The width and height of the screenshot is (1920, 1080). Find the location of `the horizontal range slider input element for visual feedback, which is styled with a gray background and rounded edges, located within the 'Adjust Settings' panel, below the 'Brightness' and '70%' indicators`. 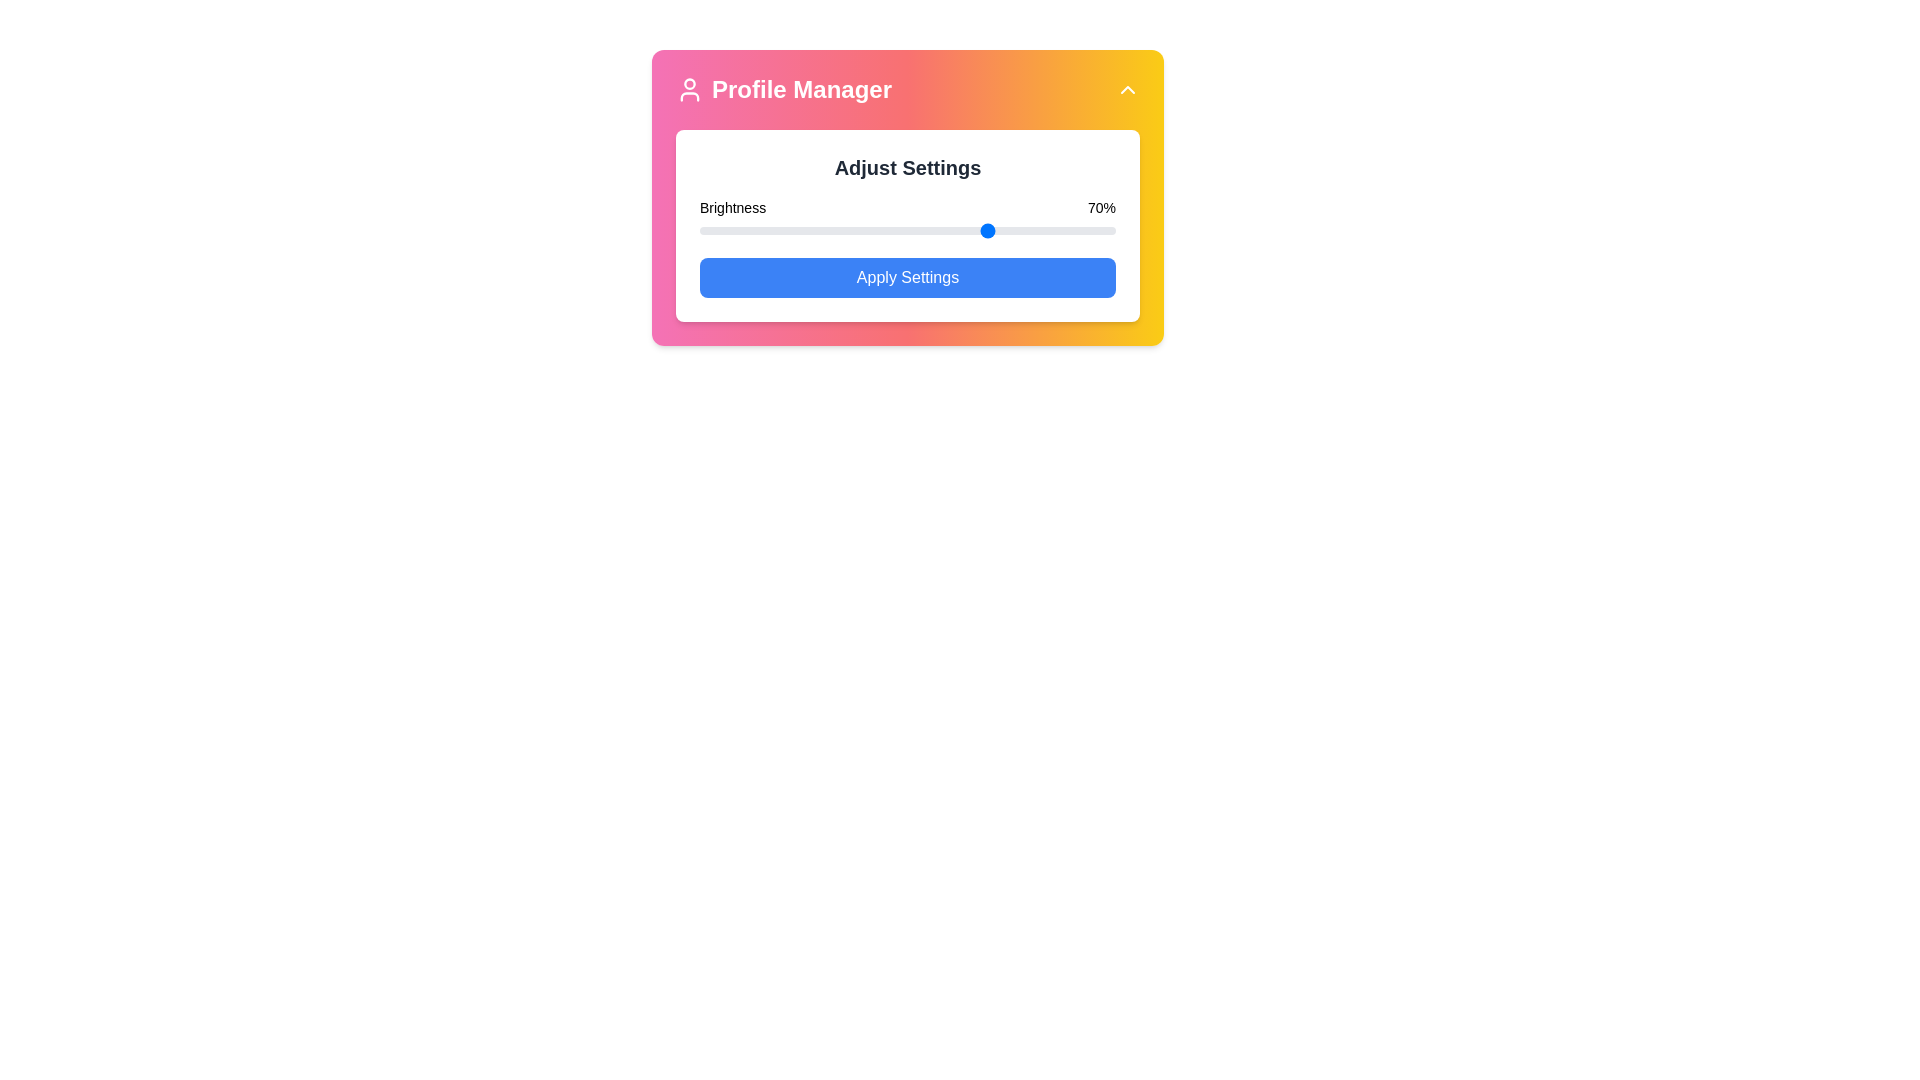

the horizontal range slider input element for visual feedback, which is styled with a gray background and rounded edges, located within the 'Adjust Settings' panel, below the 'Brightness' and '70%' indicators is located at coordinates (906, 230).